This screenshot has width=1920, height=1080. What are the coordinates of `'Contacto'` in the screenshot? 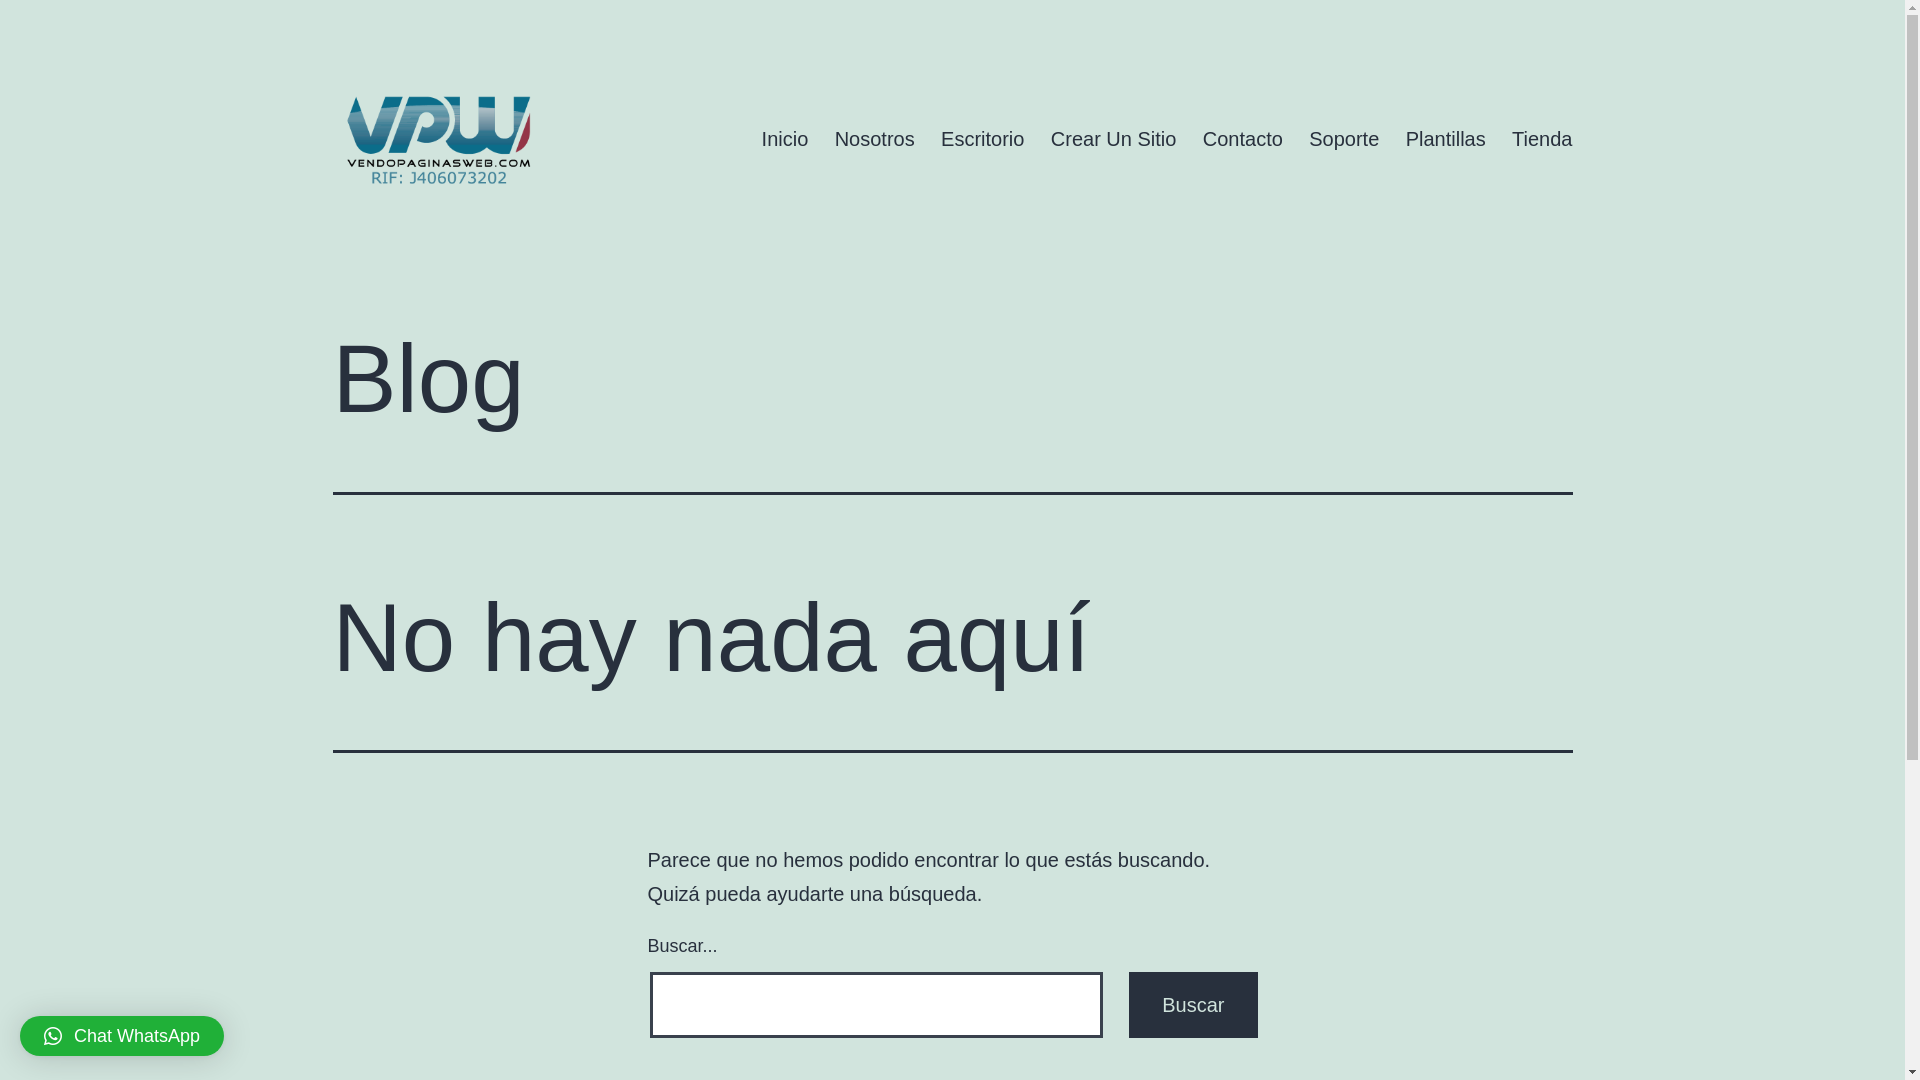 It's located at (1190, 137).